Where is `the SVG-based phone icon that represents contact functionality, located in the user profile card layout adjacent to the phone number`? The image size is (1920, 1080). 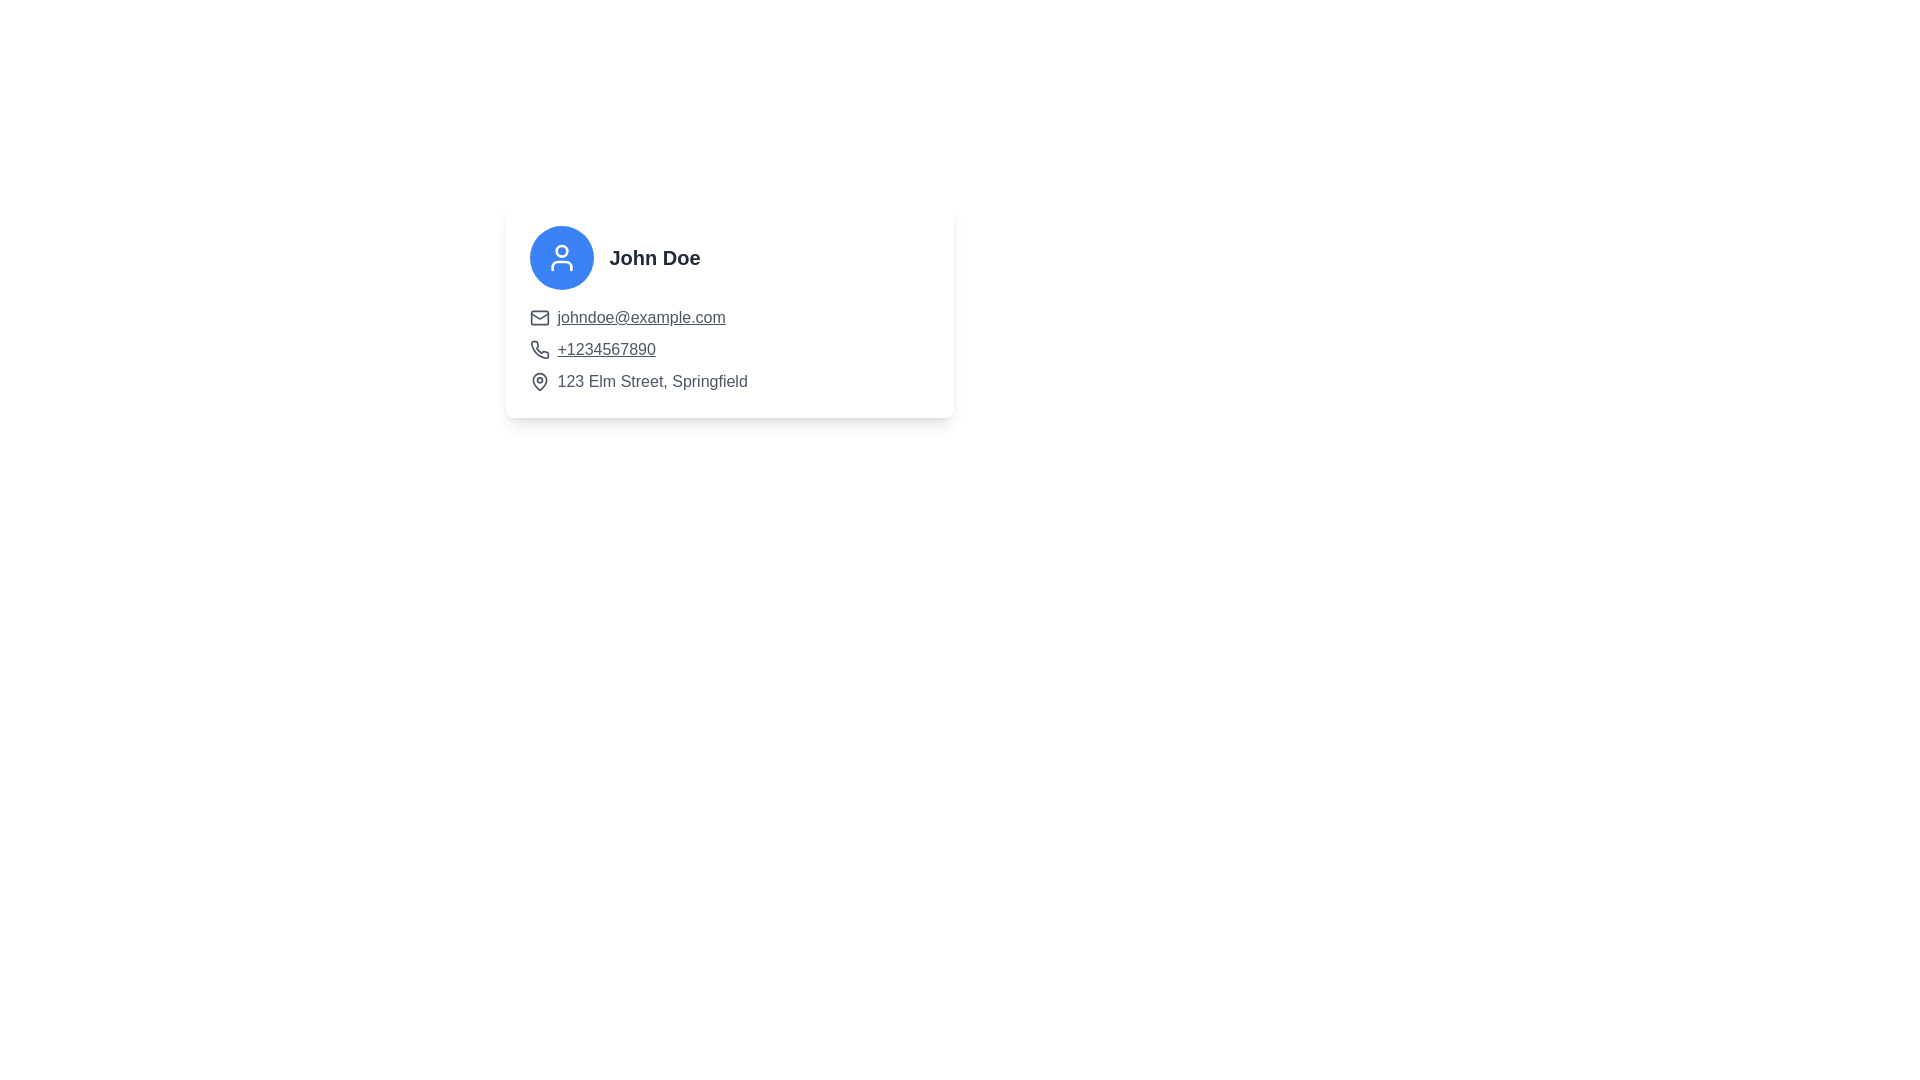
the SVG-based phone icon that represents contact functionality, located in the user profile card layout adjacent to the phone number is located at coordinates (539, 348).